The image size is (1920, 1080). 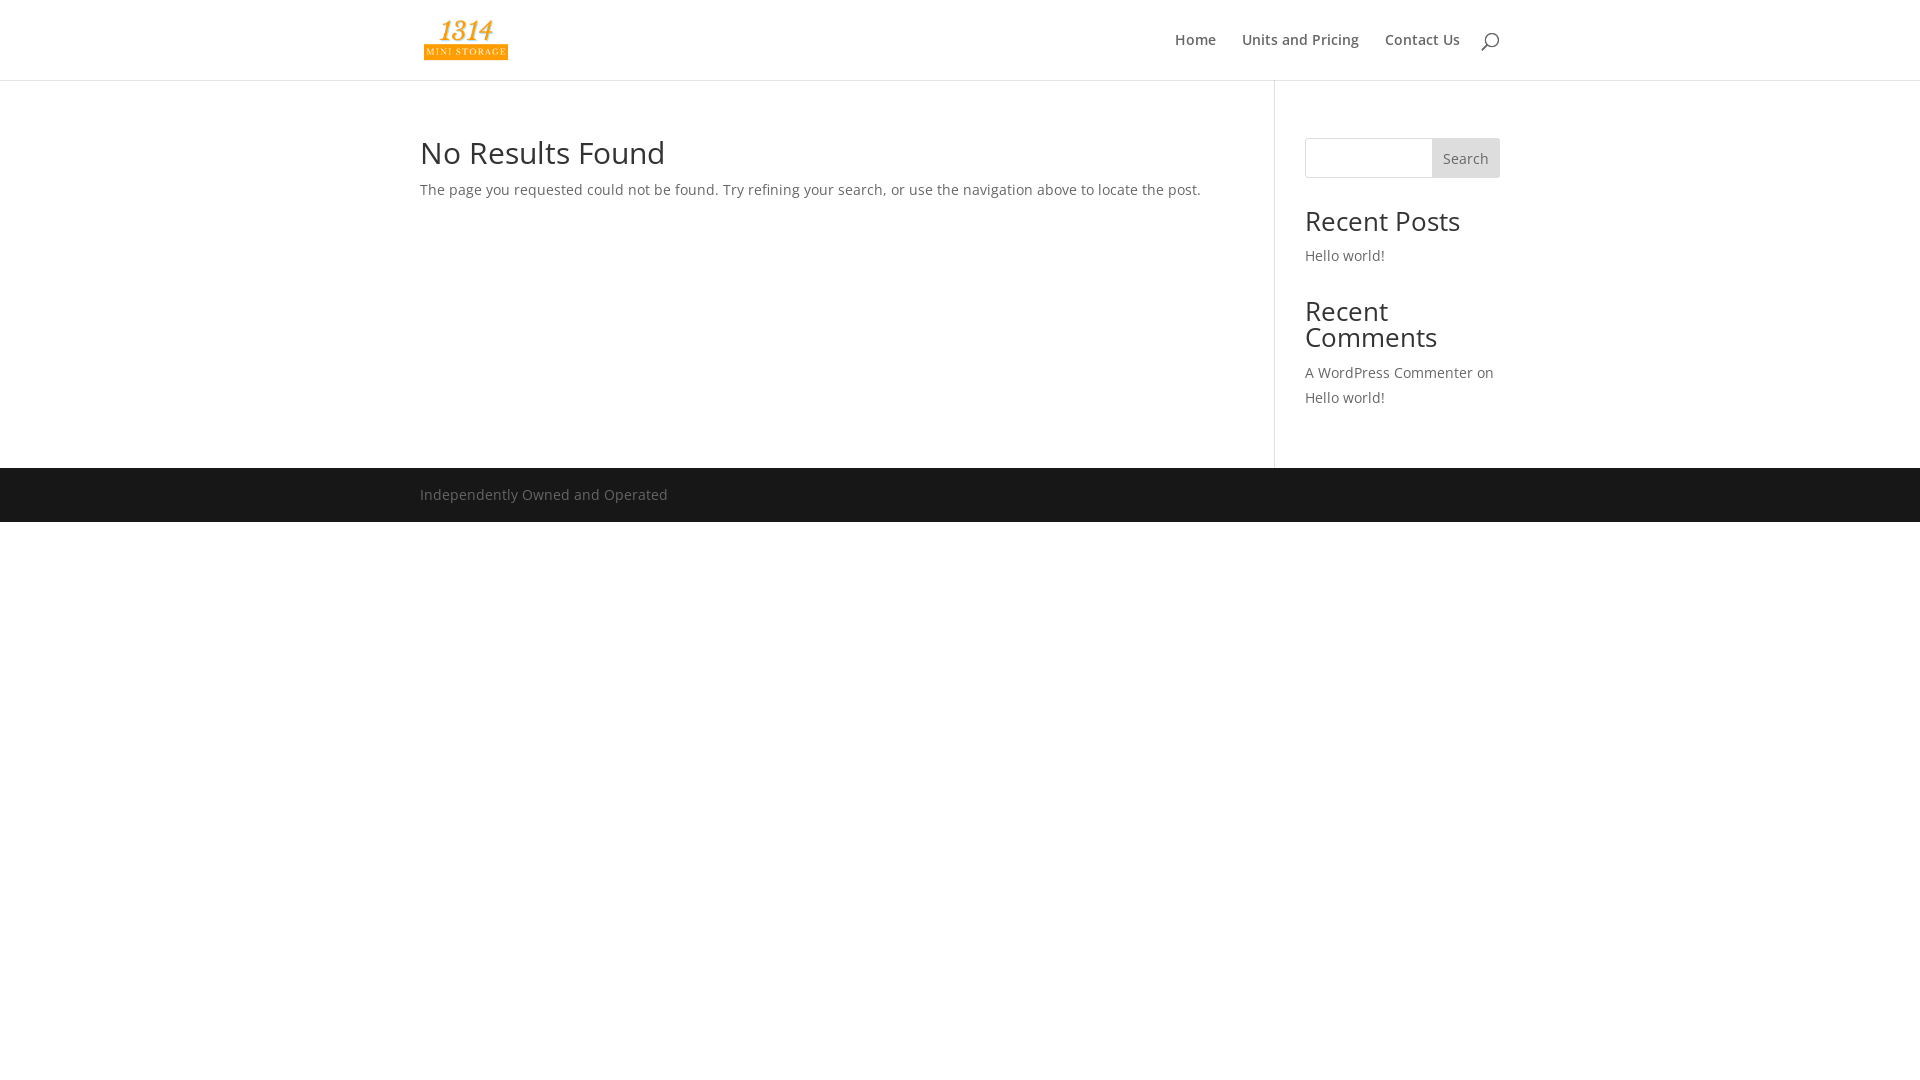 I want to click on 'A WordPress Commenter', so click(x=1387, y=372).